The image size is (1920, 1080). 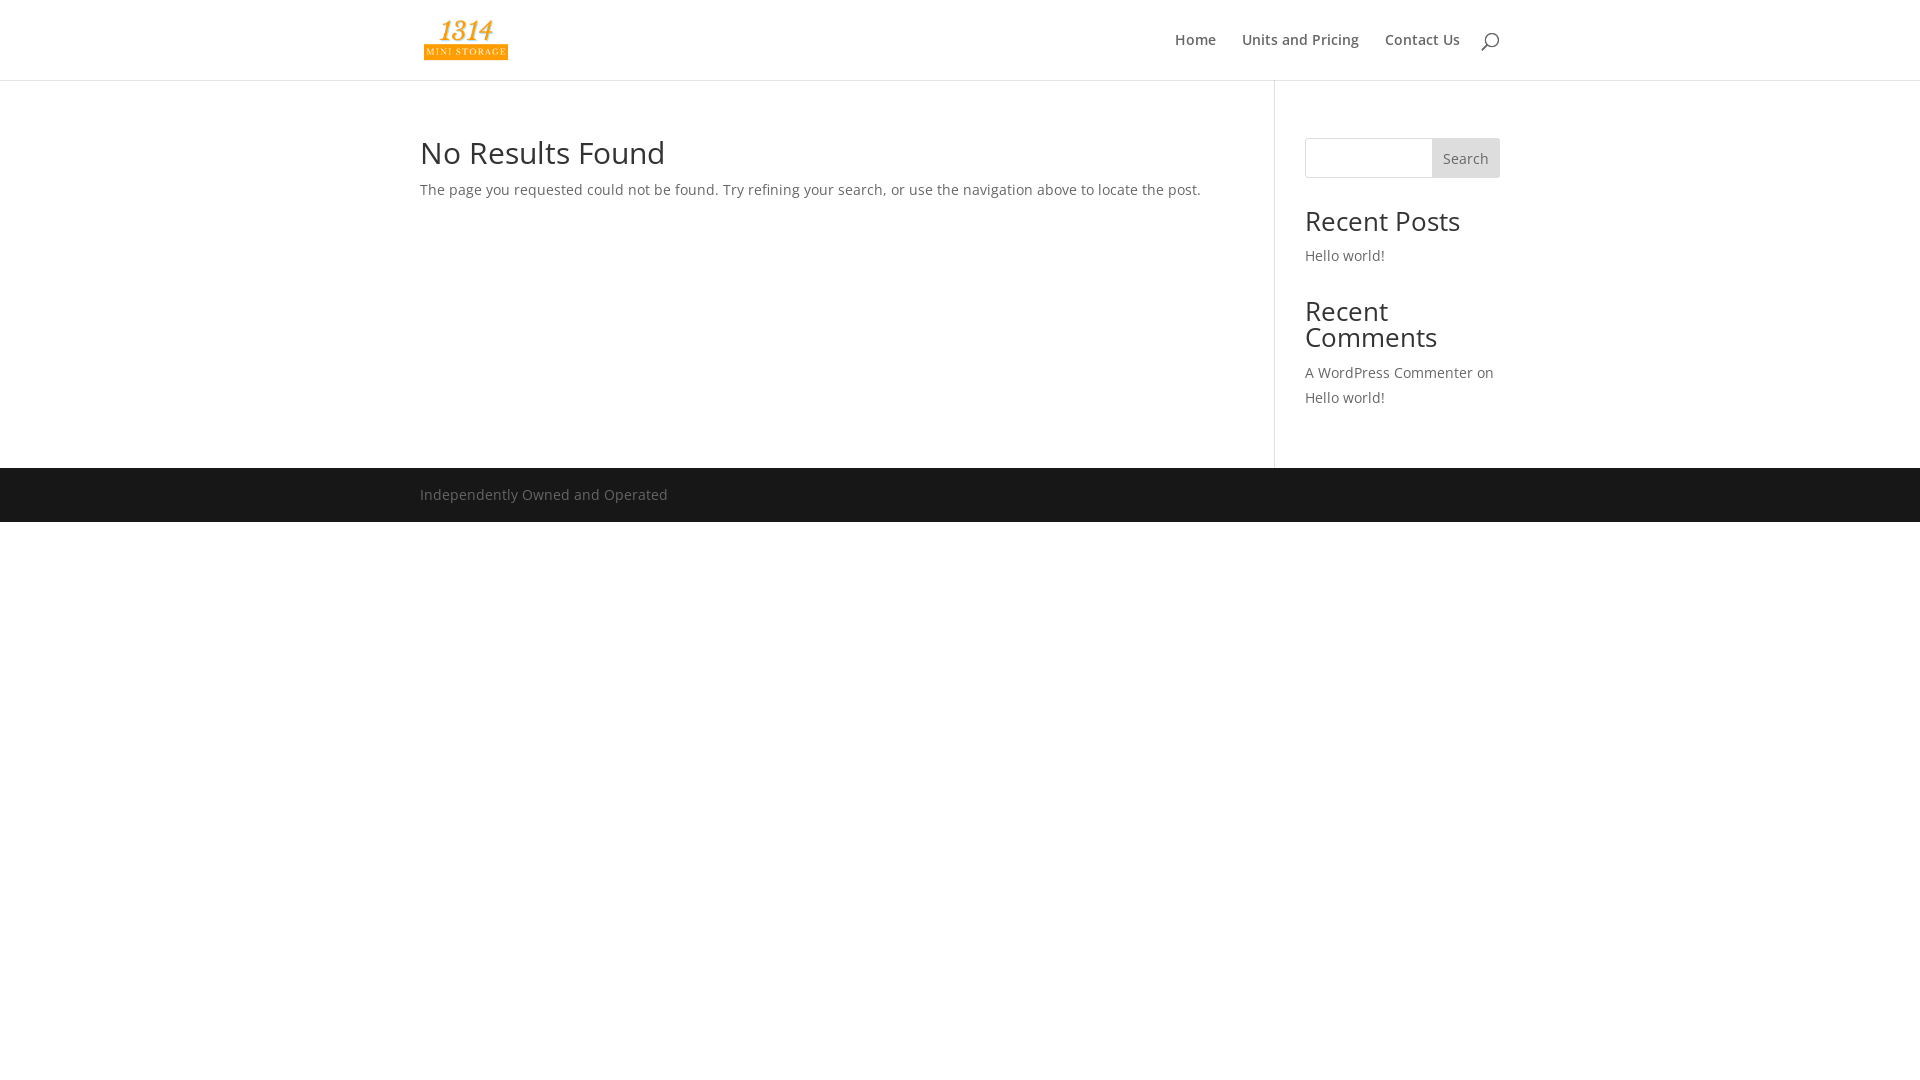 I want to click on 'A WordPress Commenter', so click(x=1387, y=372).